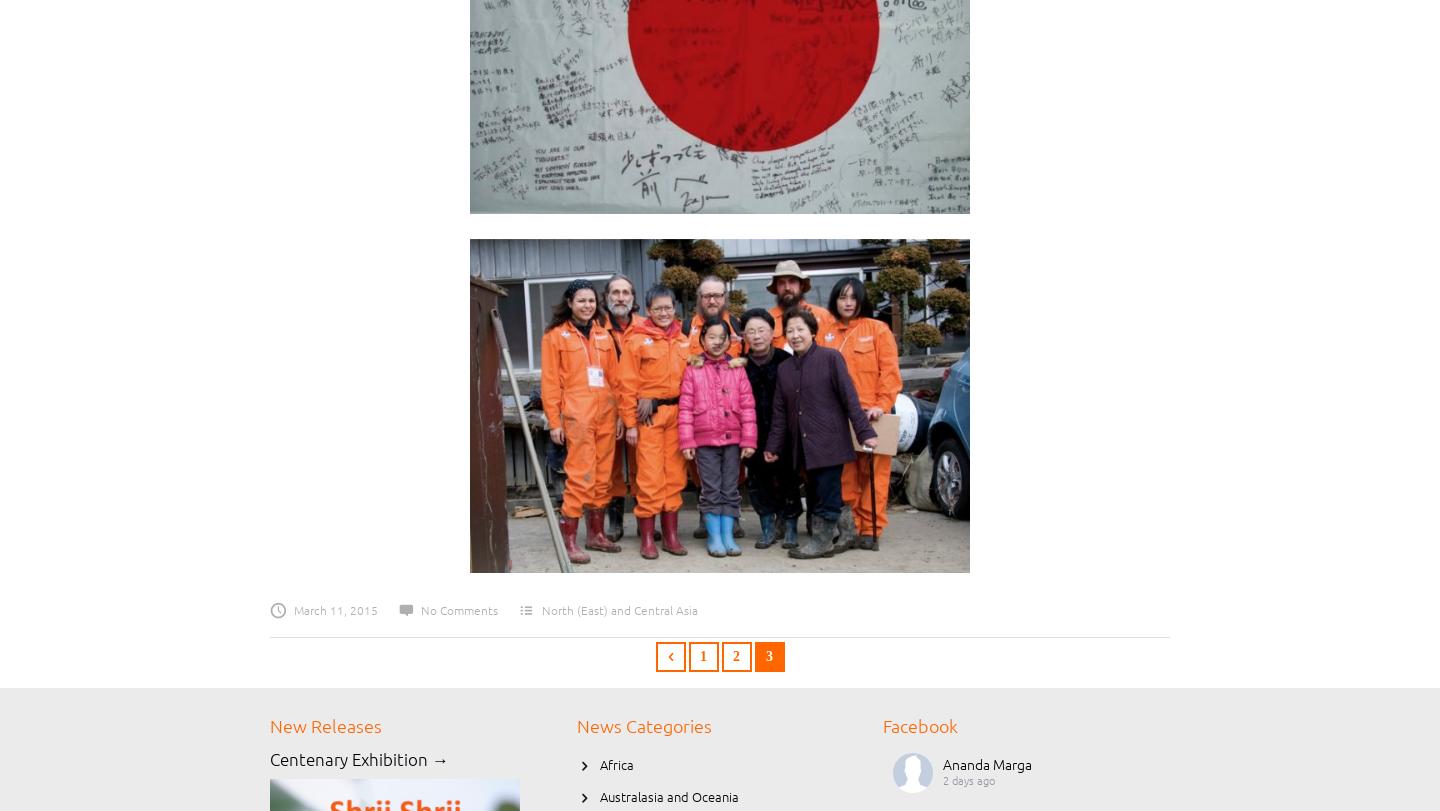  What do you see at coordinates (735, 656) in the screenshot?
I see `'2'` at bounding box center [735, 656].